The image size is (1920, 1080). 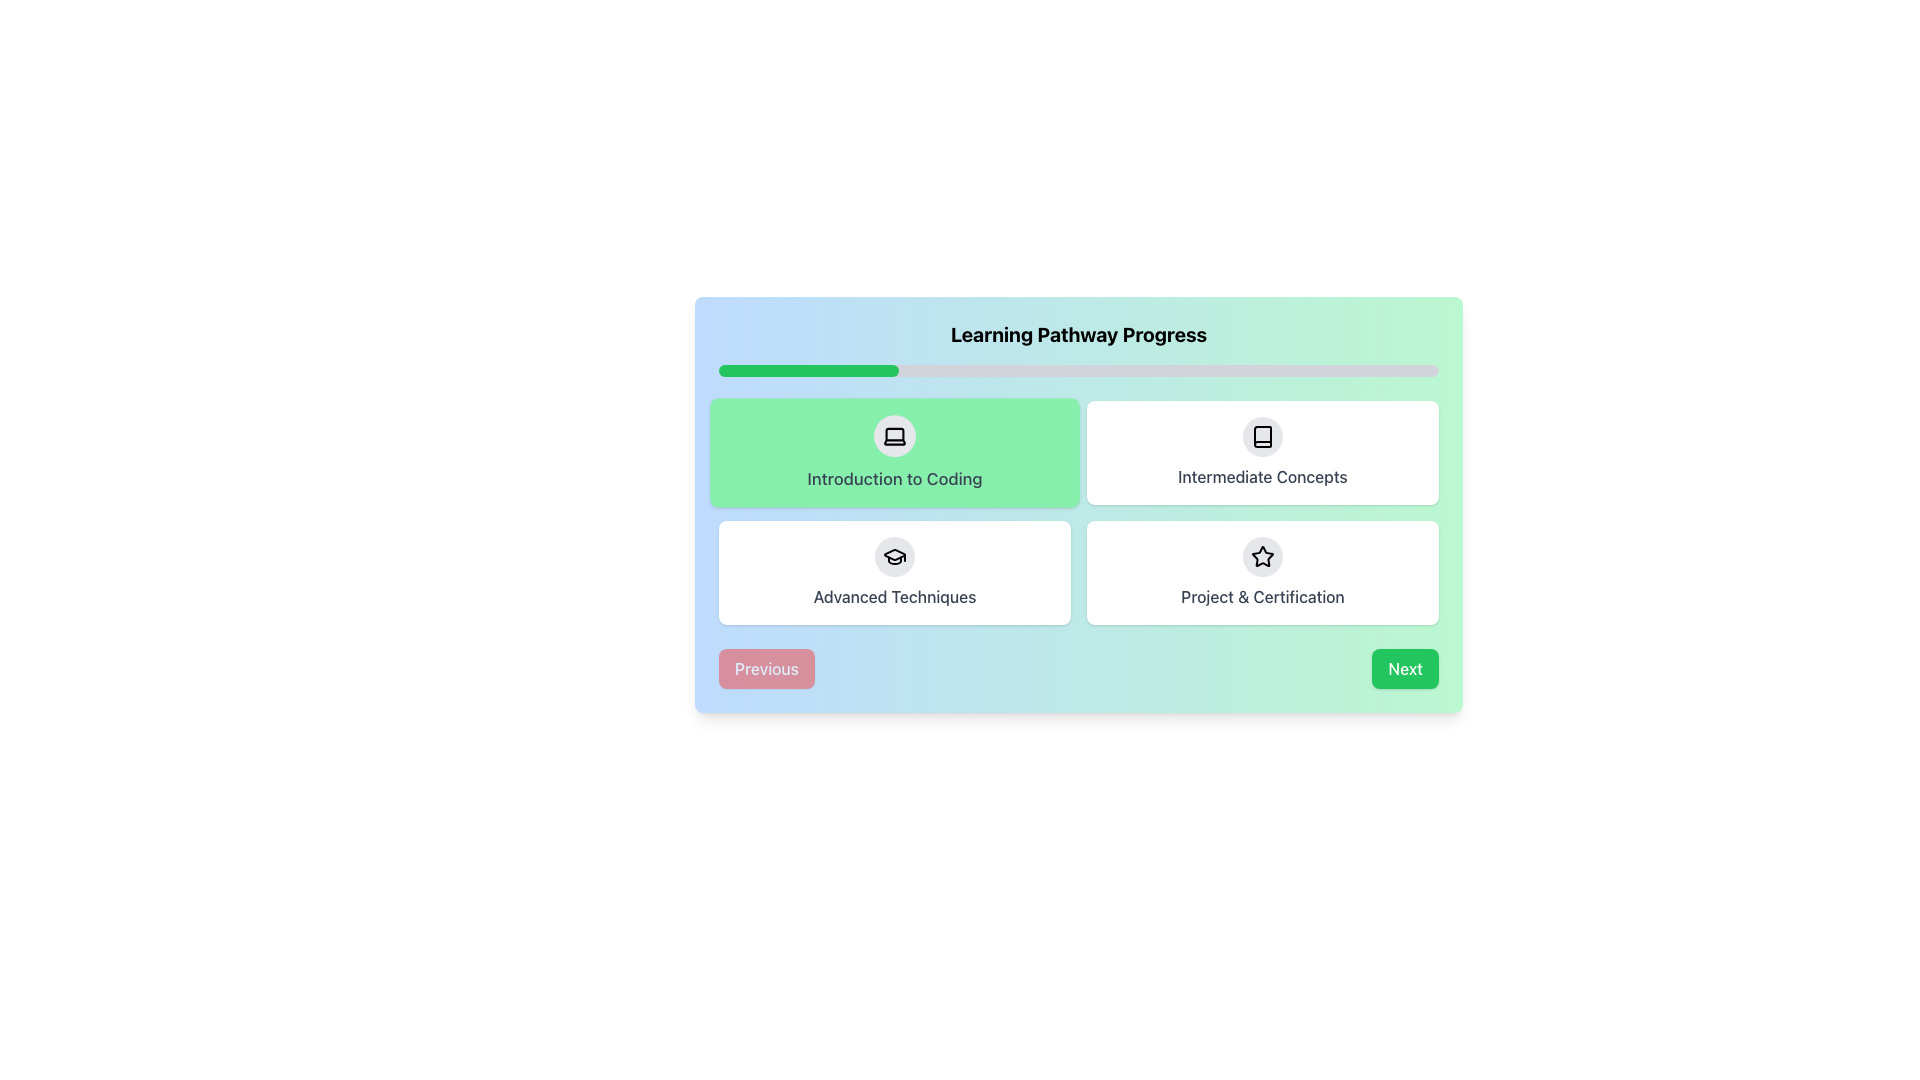 What do you see at coordinates (893, 452) in the screenshot?
I see `the 'Introduction to Coding' card located in the top left corner of the 2x2 grid layout` at bounding box center [893, 452].